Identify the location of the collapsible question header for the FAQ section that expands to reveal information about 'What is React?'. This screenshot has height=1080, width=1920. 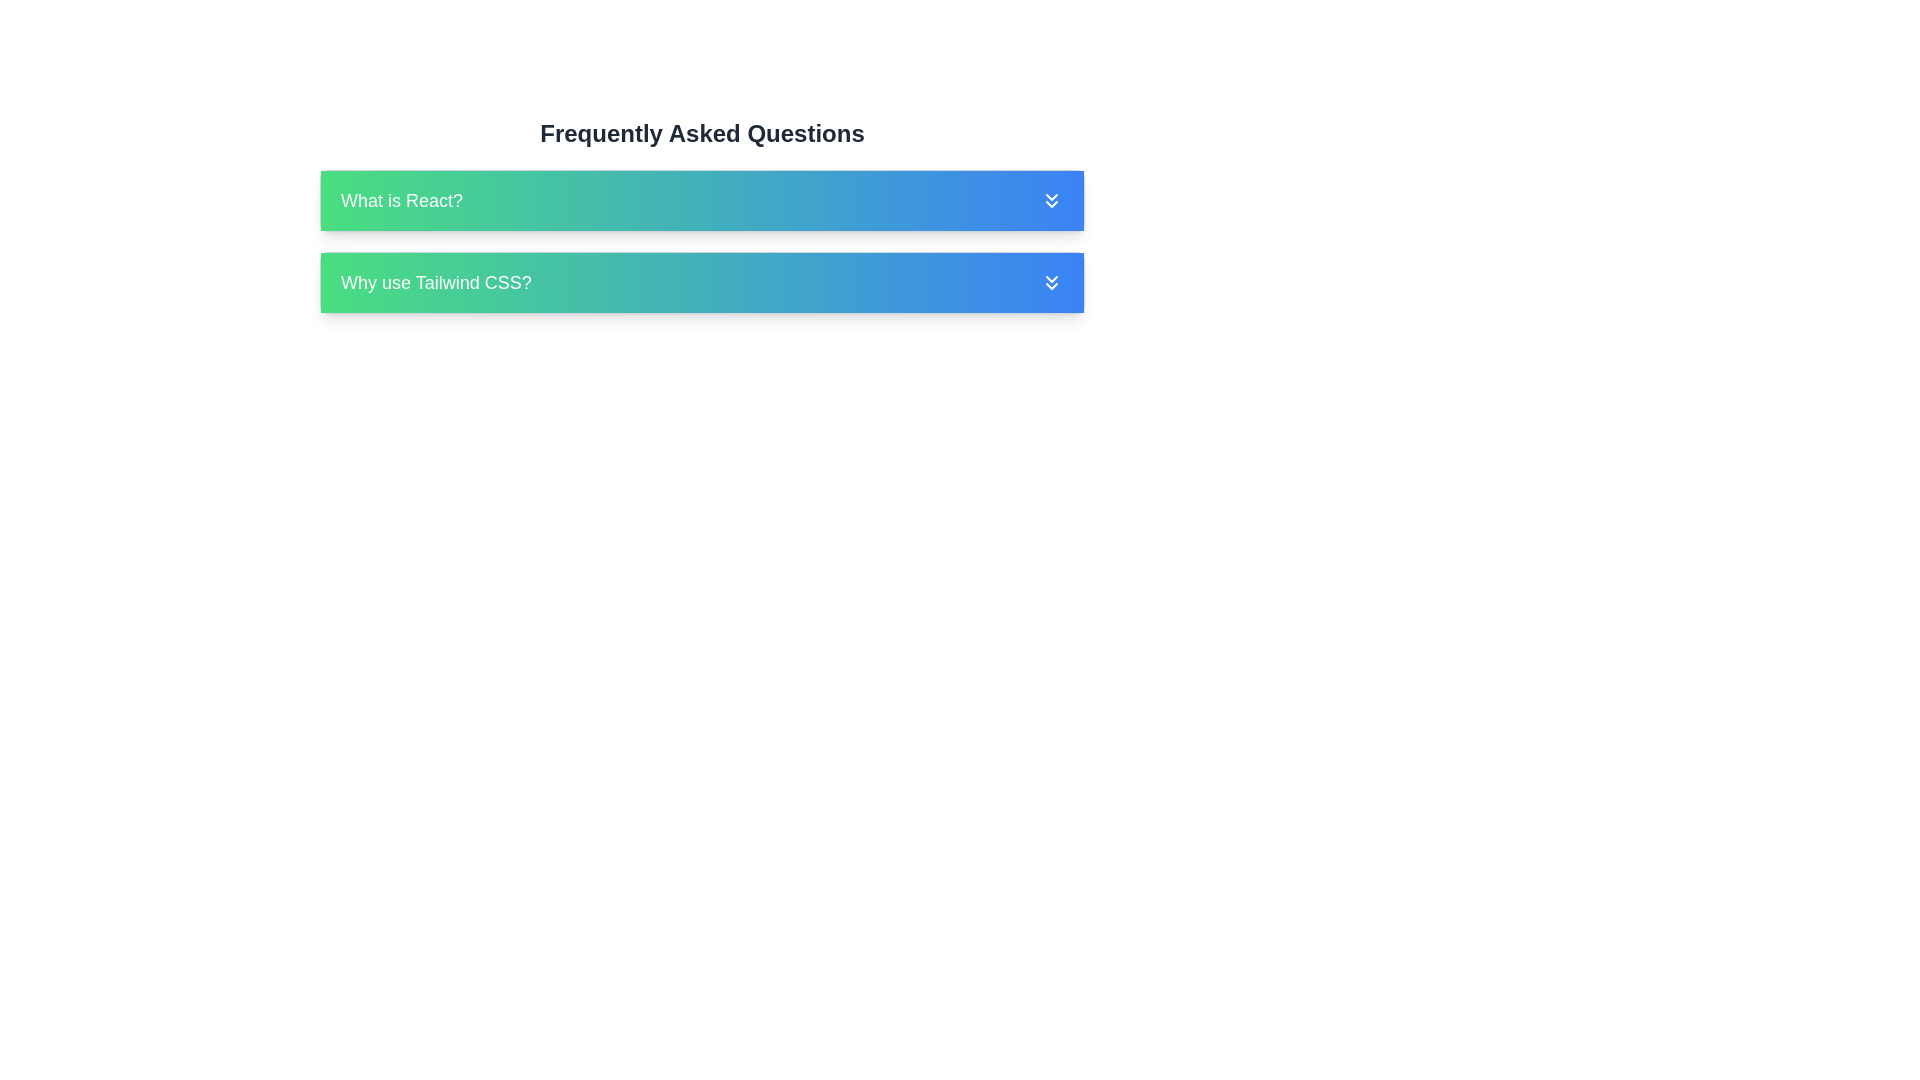
(702, 200).